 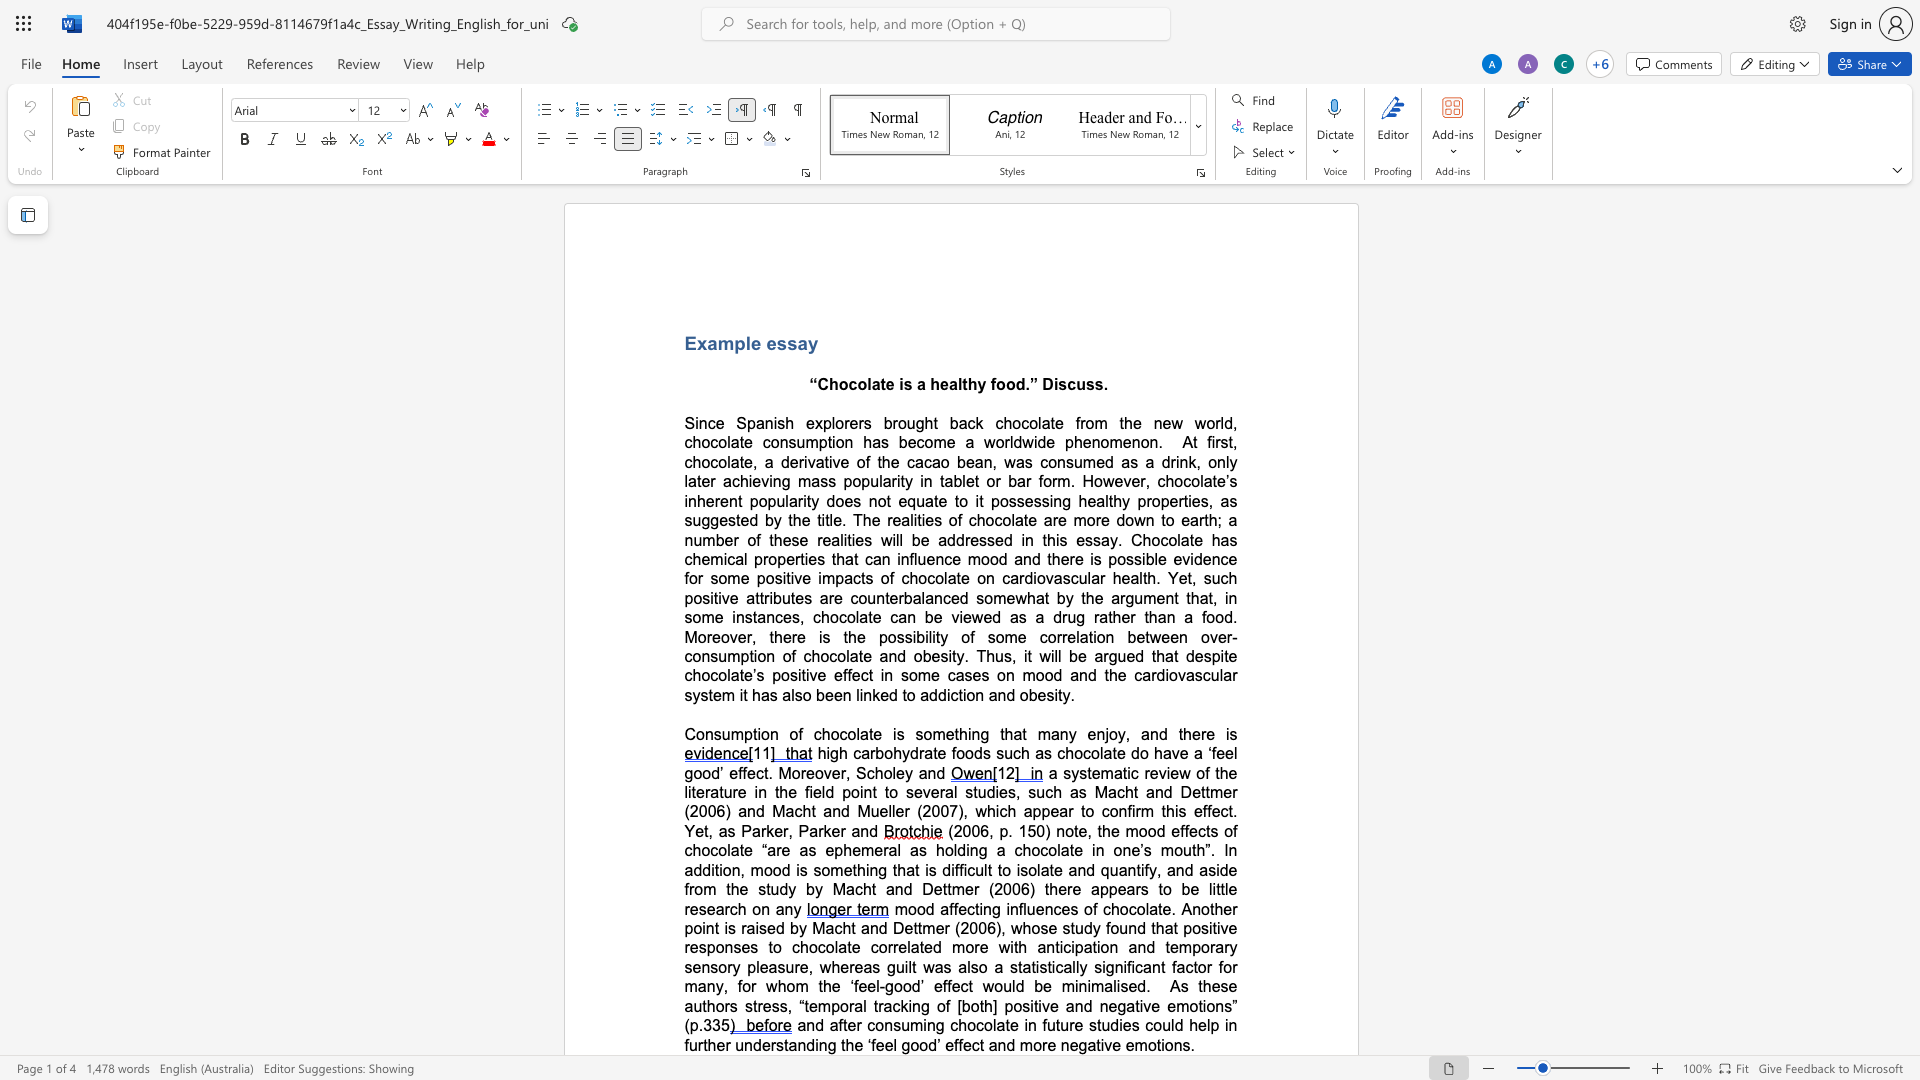 I want to click on the space between the continuous character "e" and "w" in the text, so click(x=1016, y=597).